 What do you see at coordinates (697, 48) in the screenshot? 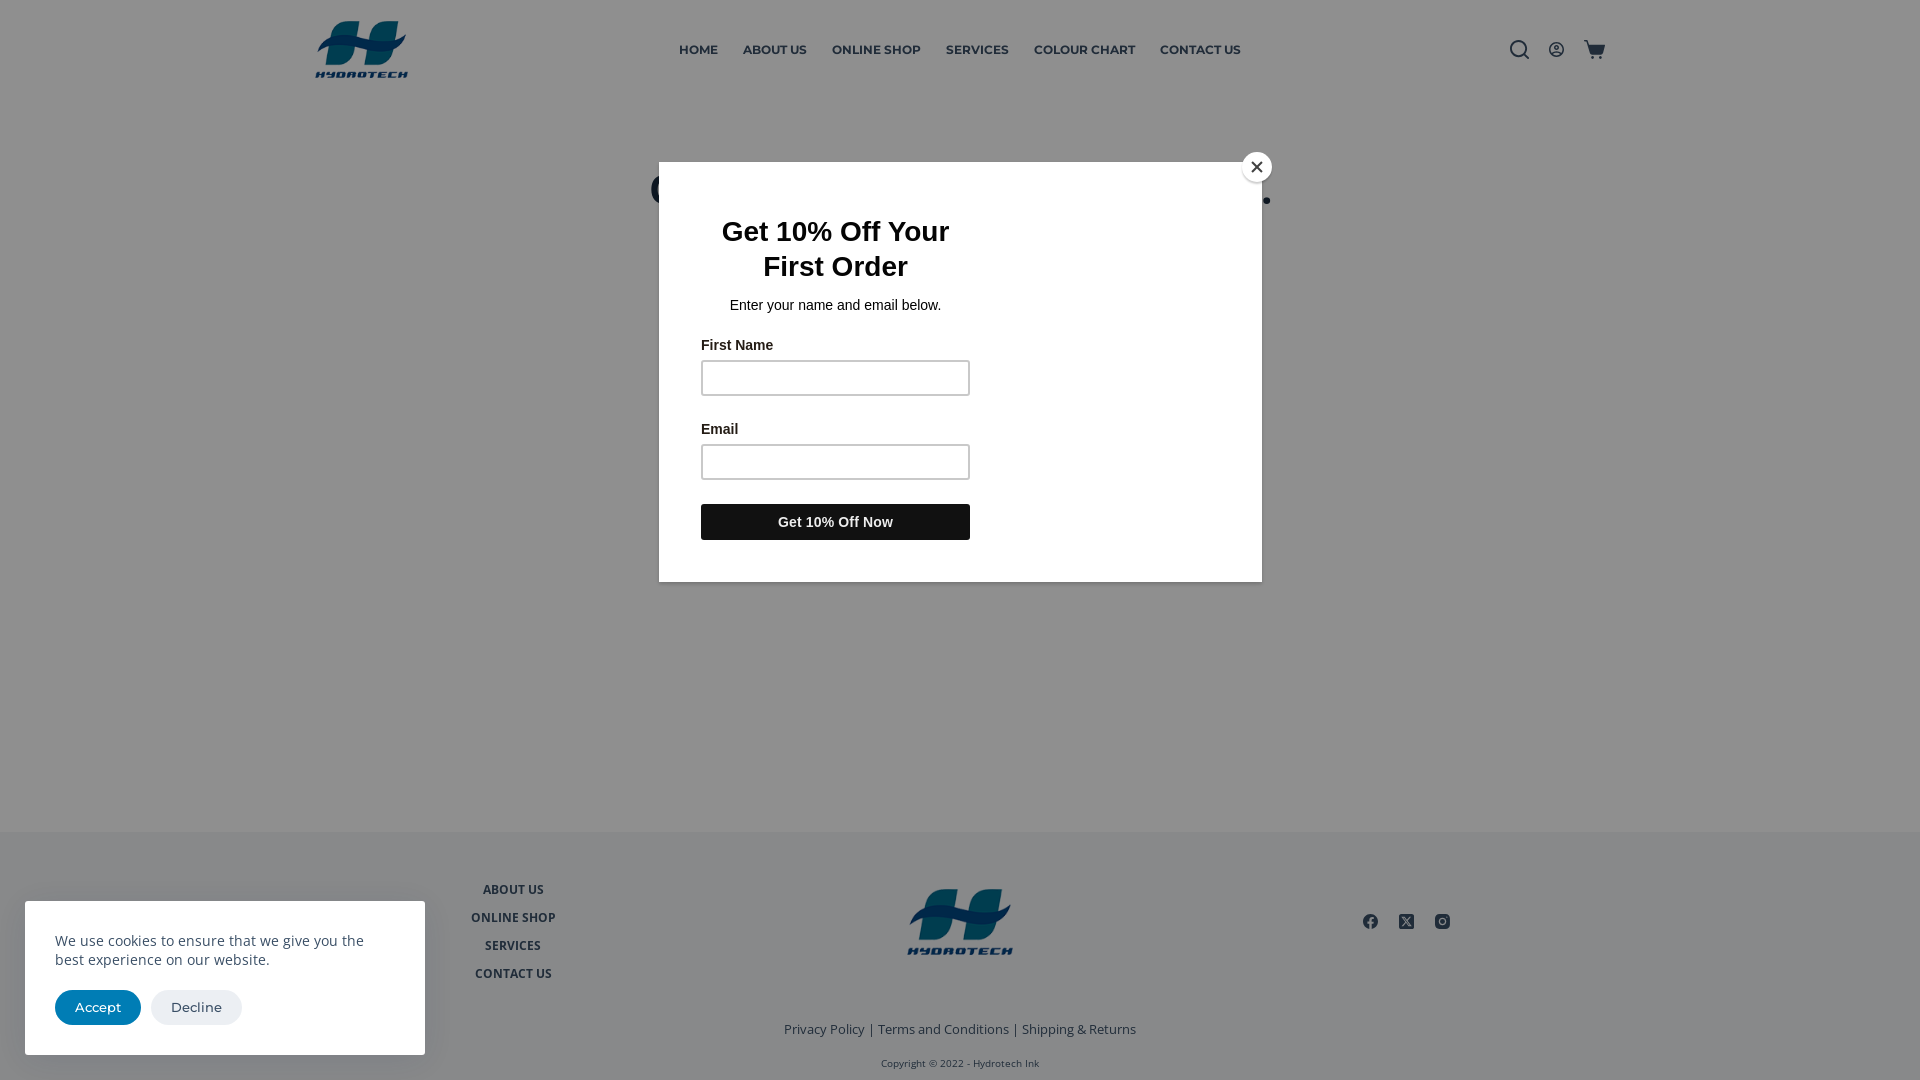
I see `'HOME'` at bounding box center [697, 48].